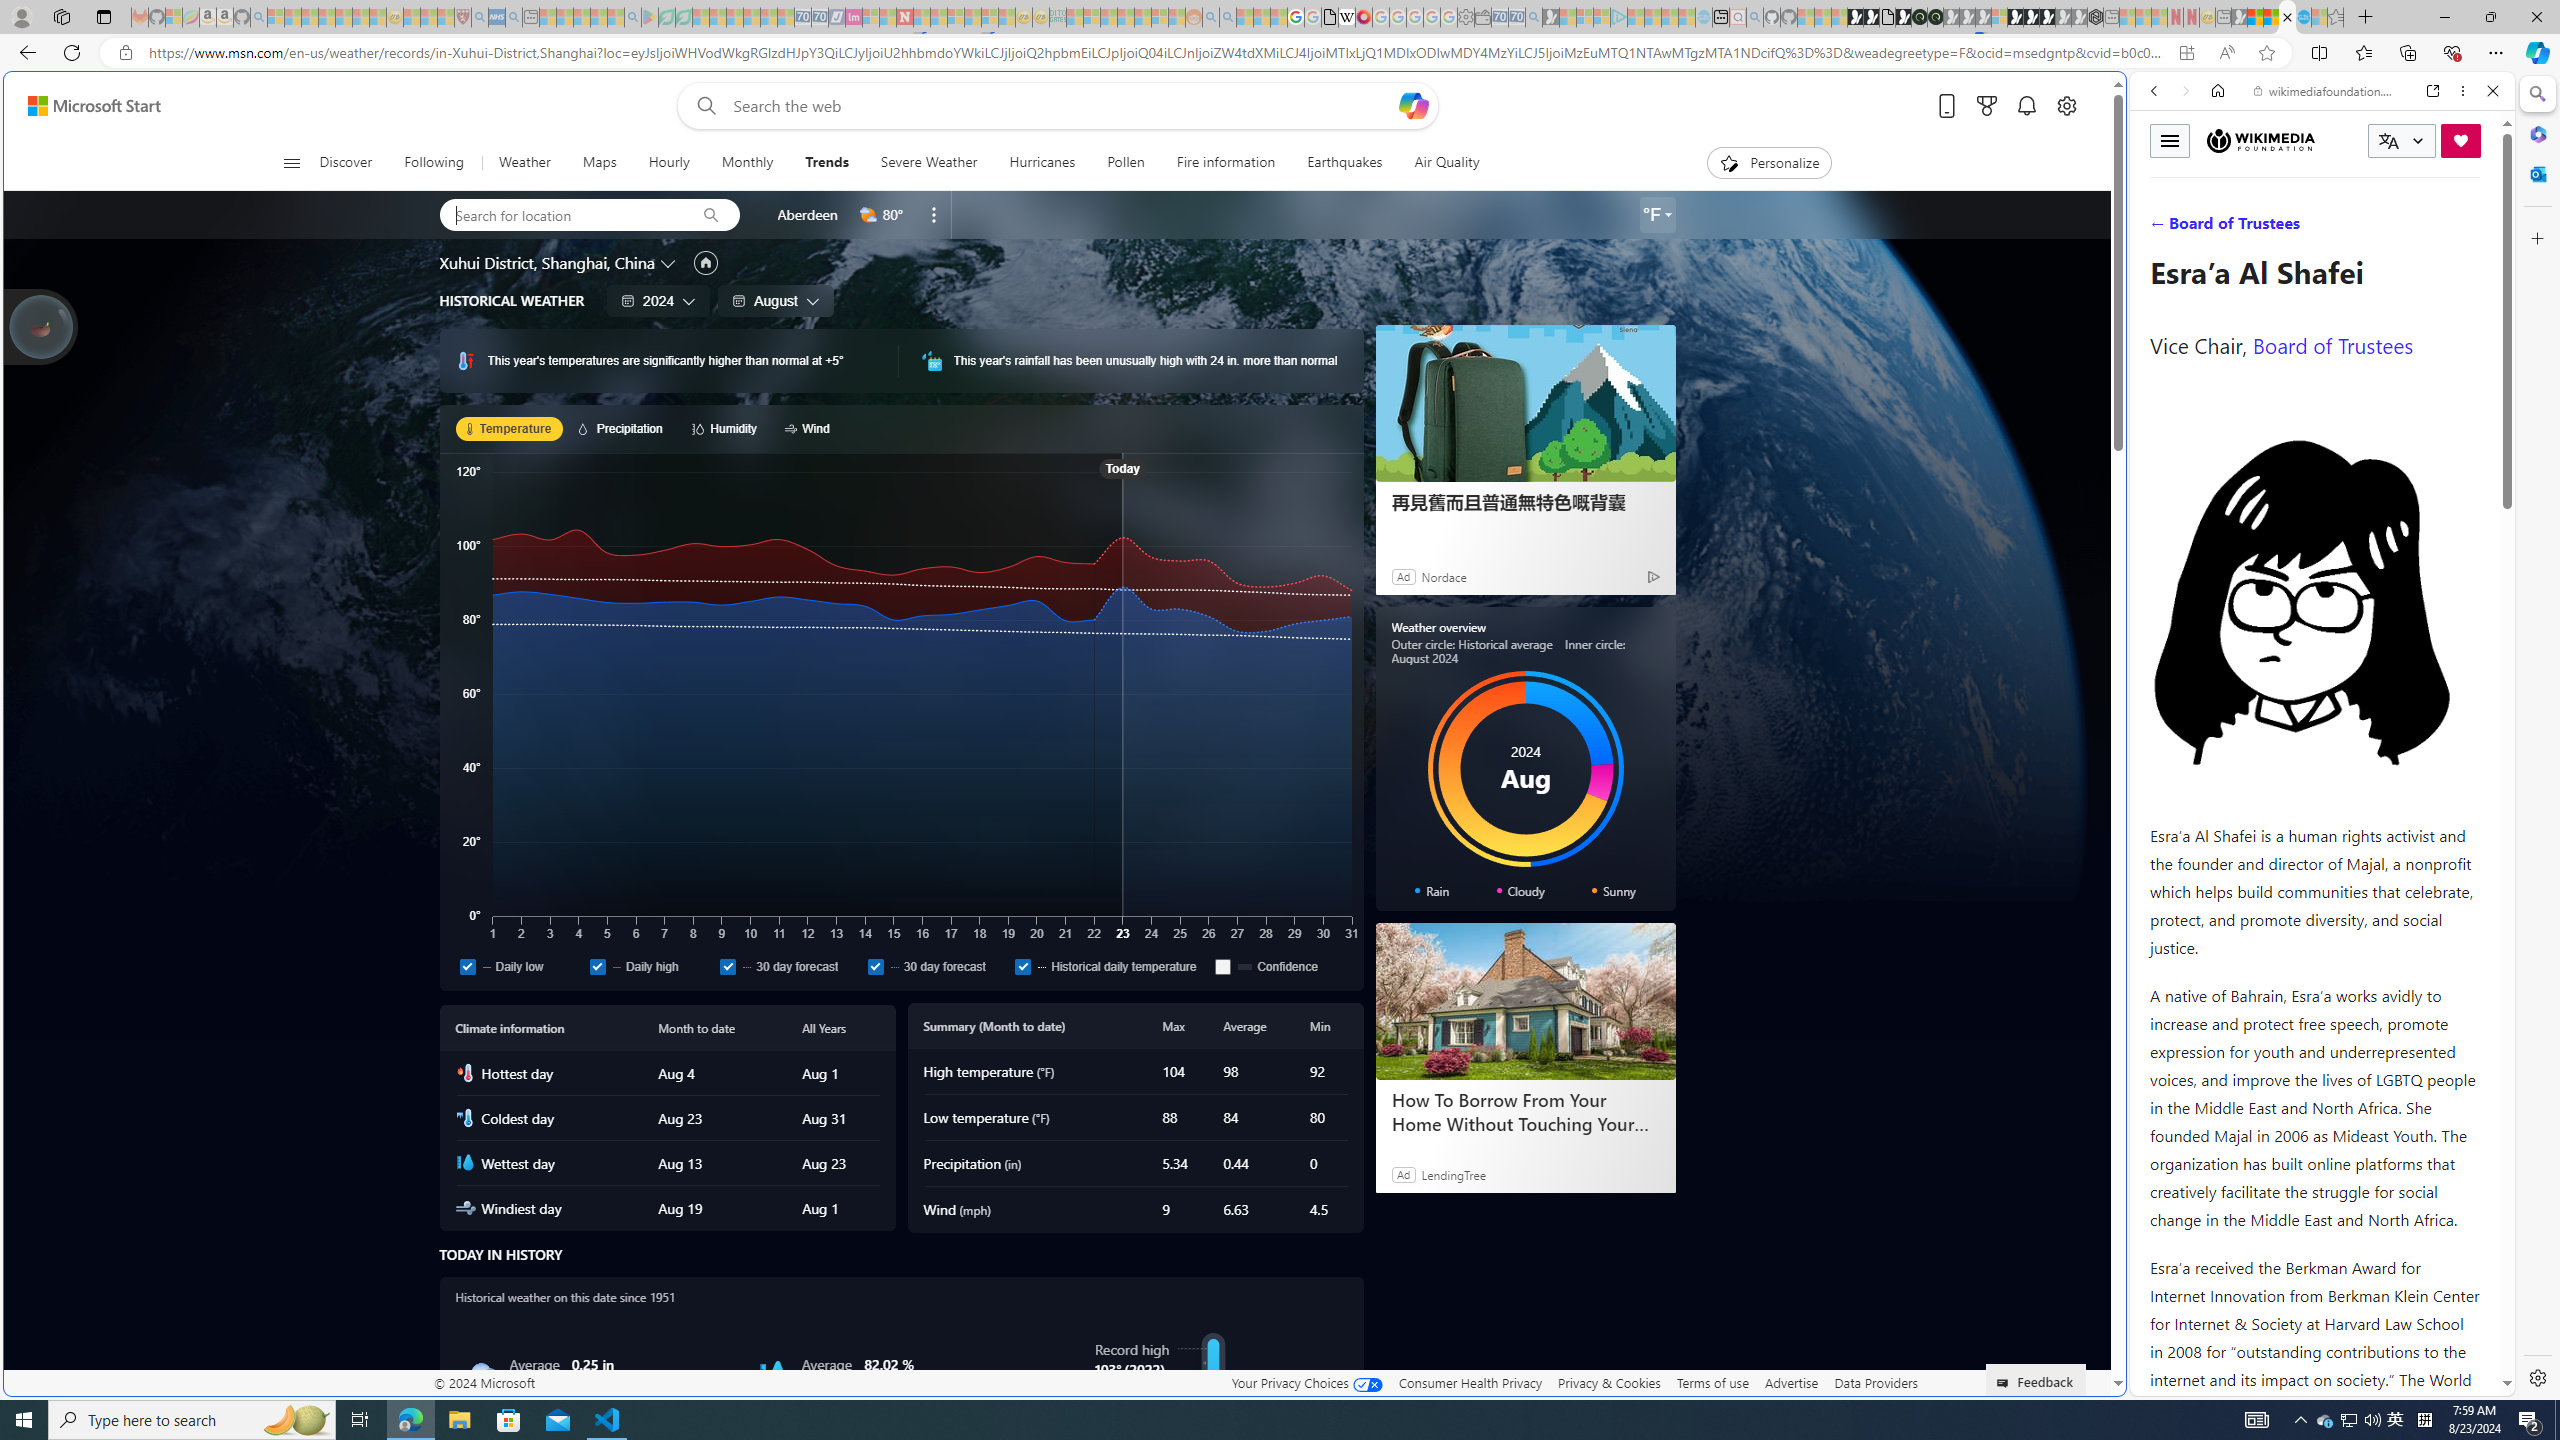 This screenshot has width=2560, height=1440. What do you see at coordinates (1040, 162) in the screenshot?
I see `'Hurricanes'` at bounding box center [1040, 162].